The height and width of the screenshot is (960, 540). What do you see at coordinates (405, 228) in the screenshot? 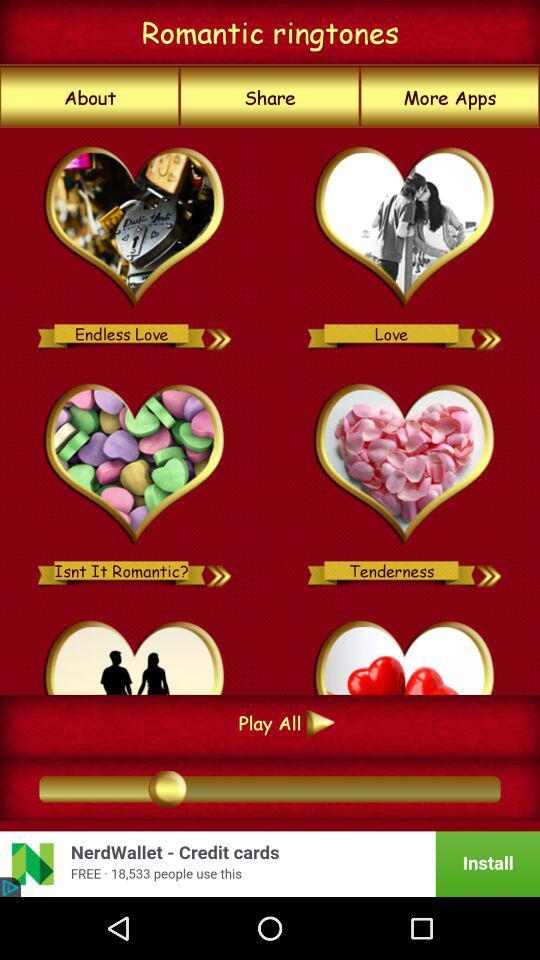
I see `ringtone selection` at bounding box center [405, 228].